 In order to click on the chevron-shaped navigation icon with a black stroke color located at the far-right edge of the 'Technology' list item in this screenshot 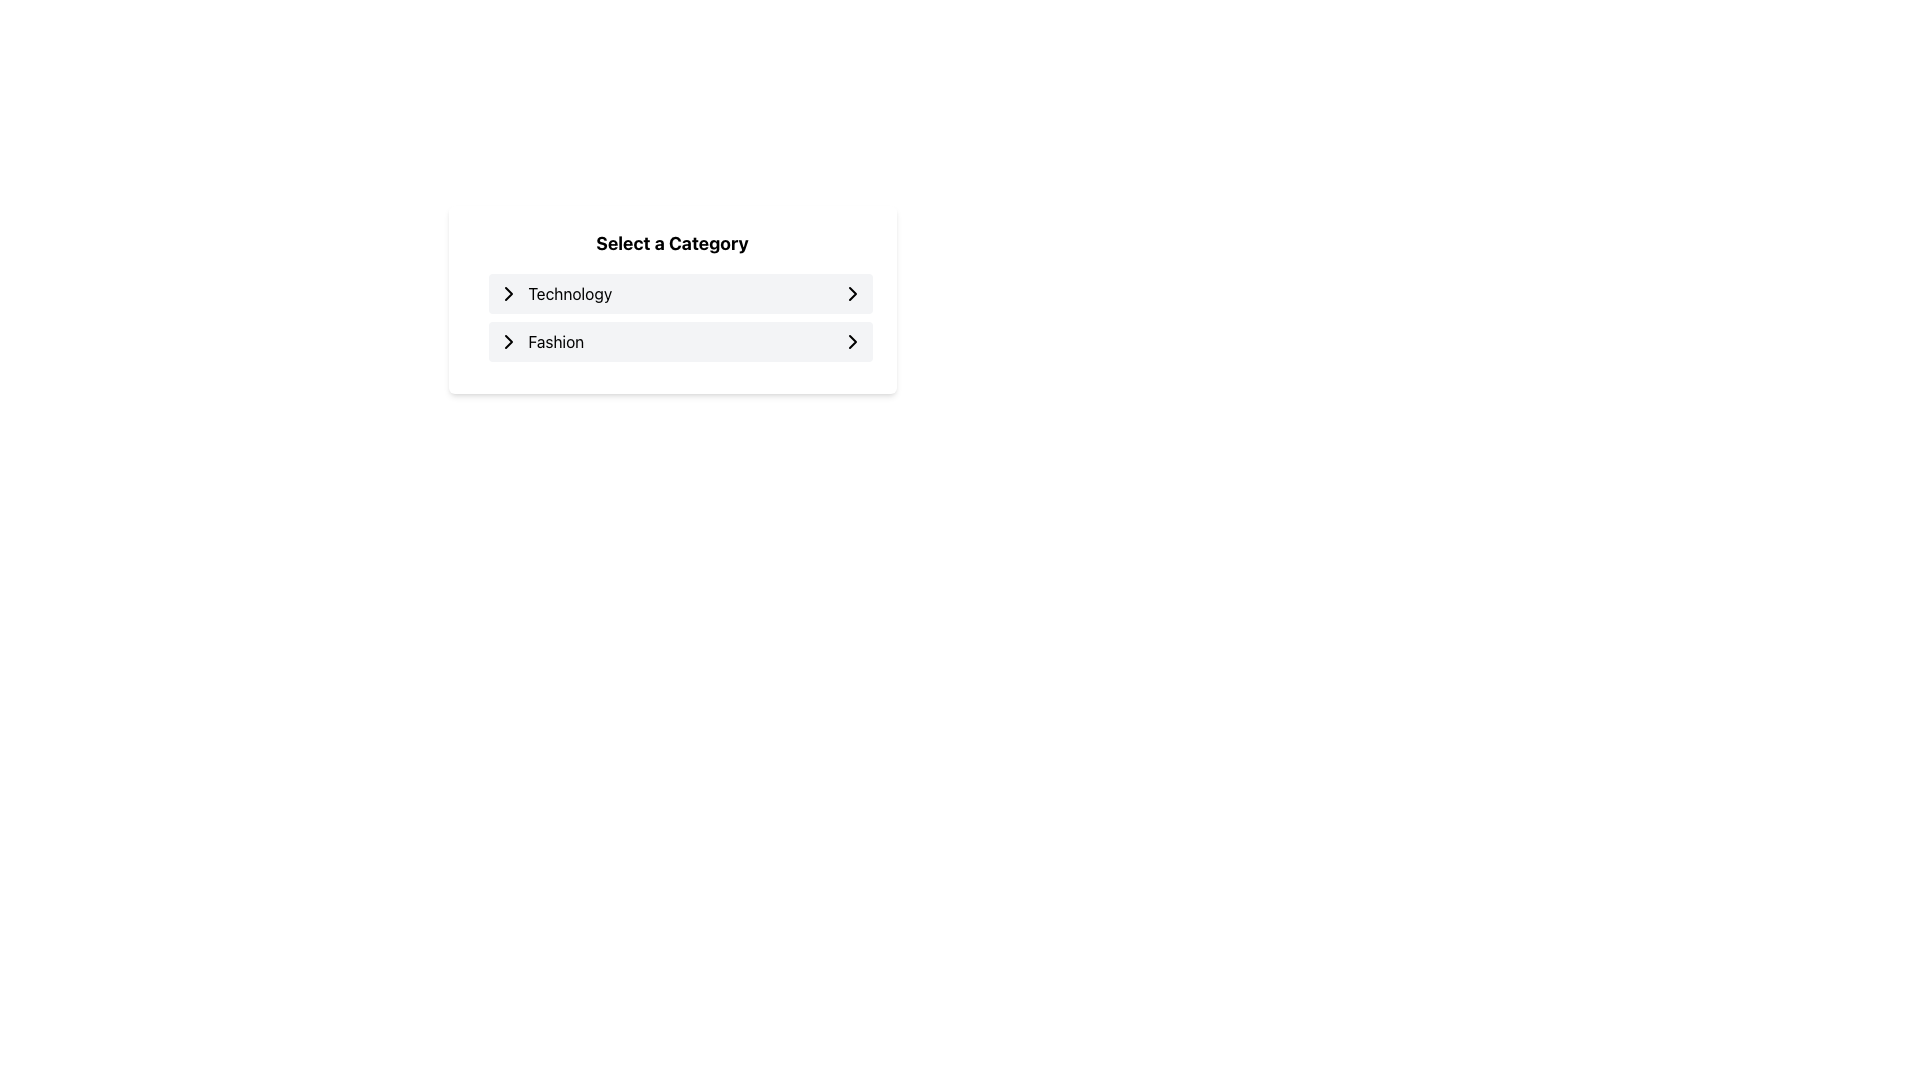, I will do `click(852, 293)`.